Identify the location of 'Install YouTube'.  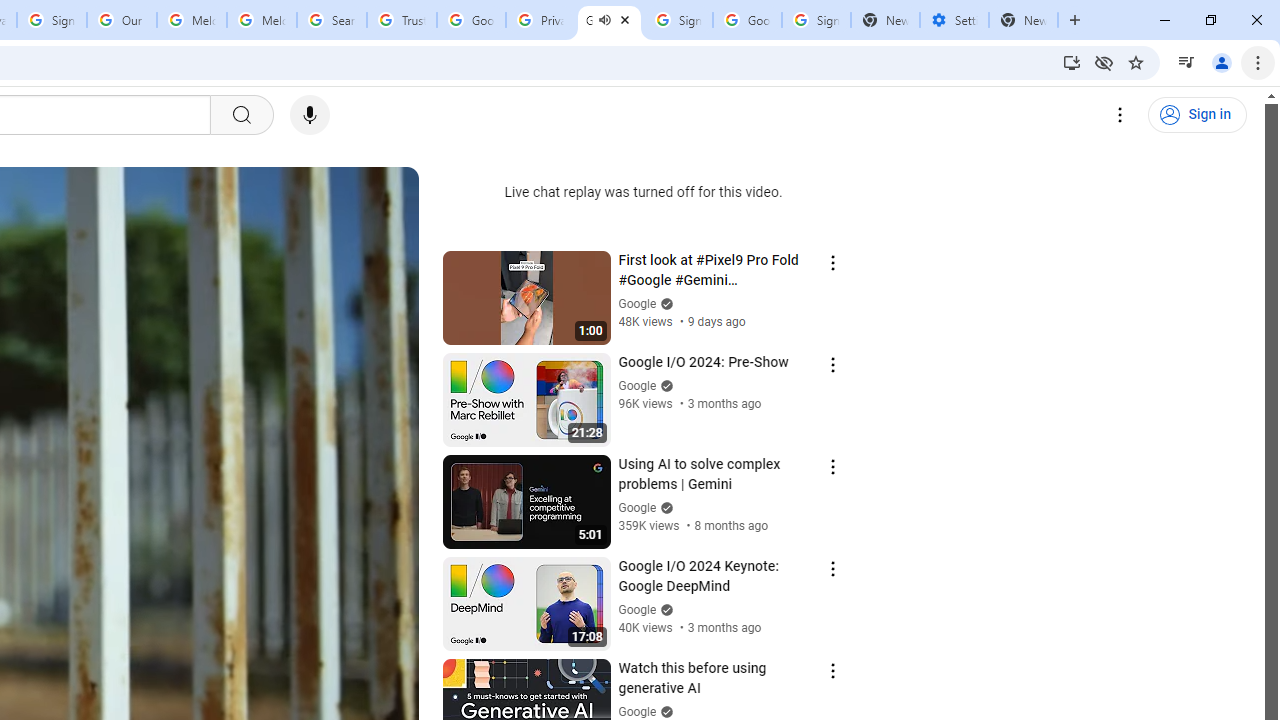
(1071, 61).